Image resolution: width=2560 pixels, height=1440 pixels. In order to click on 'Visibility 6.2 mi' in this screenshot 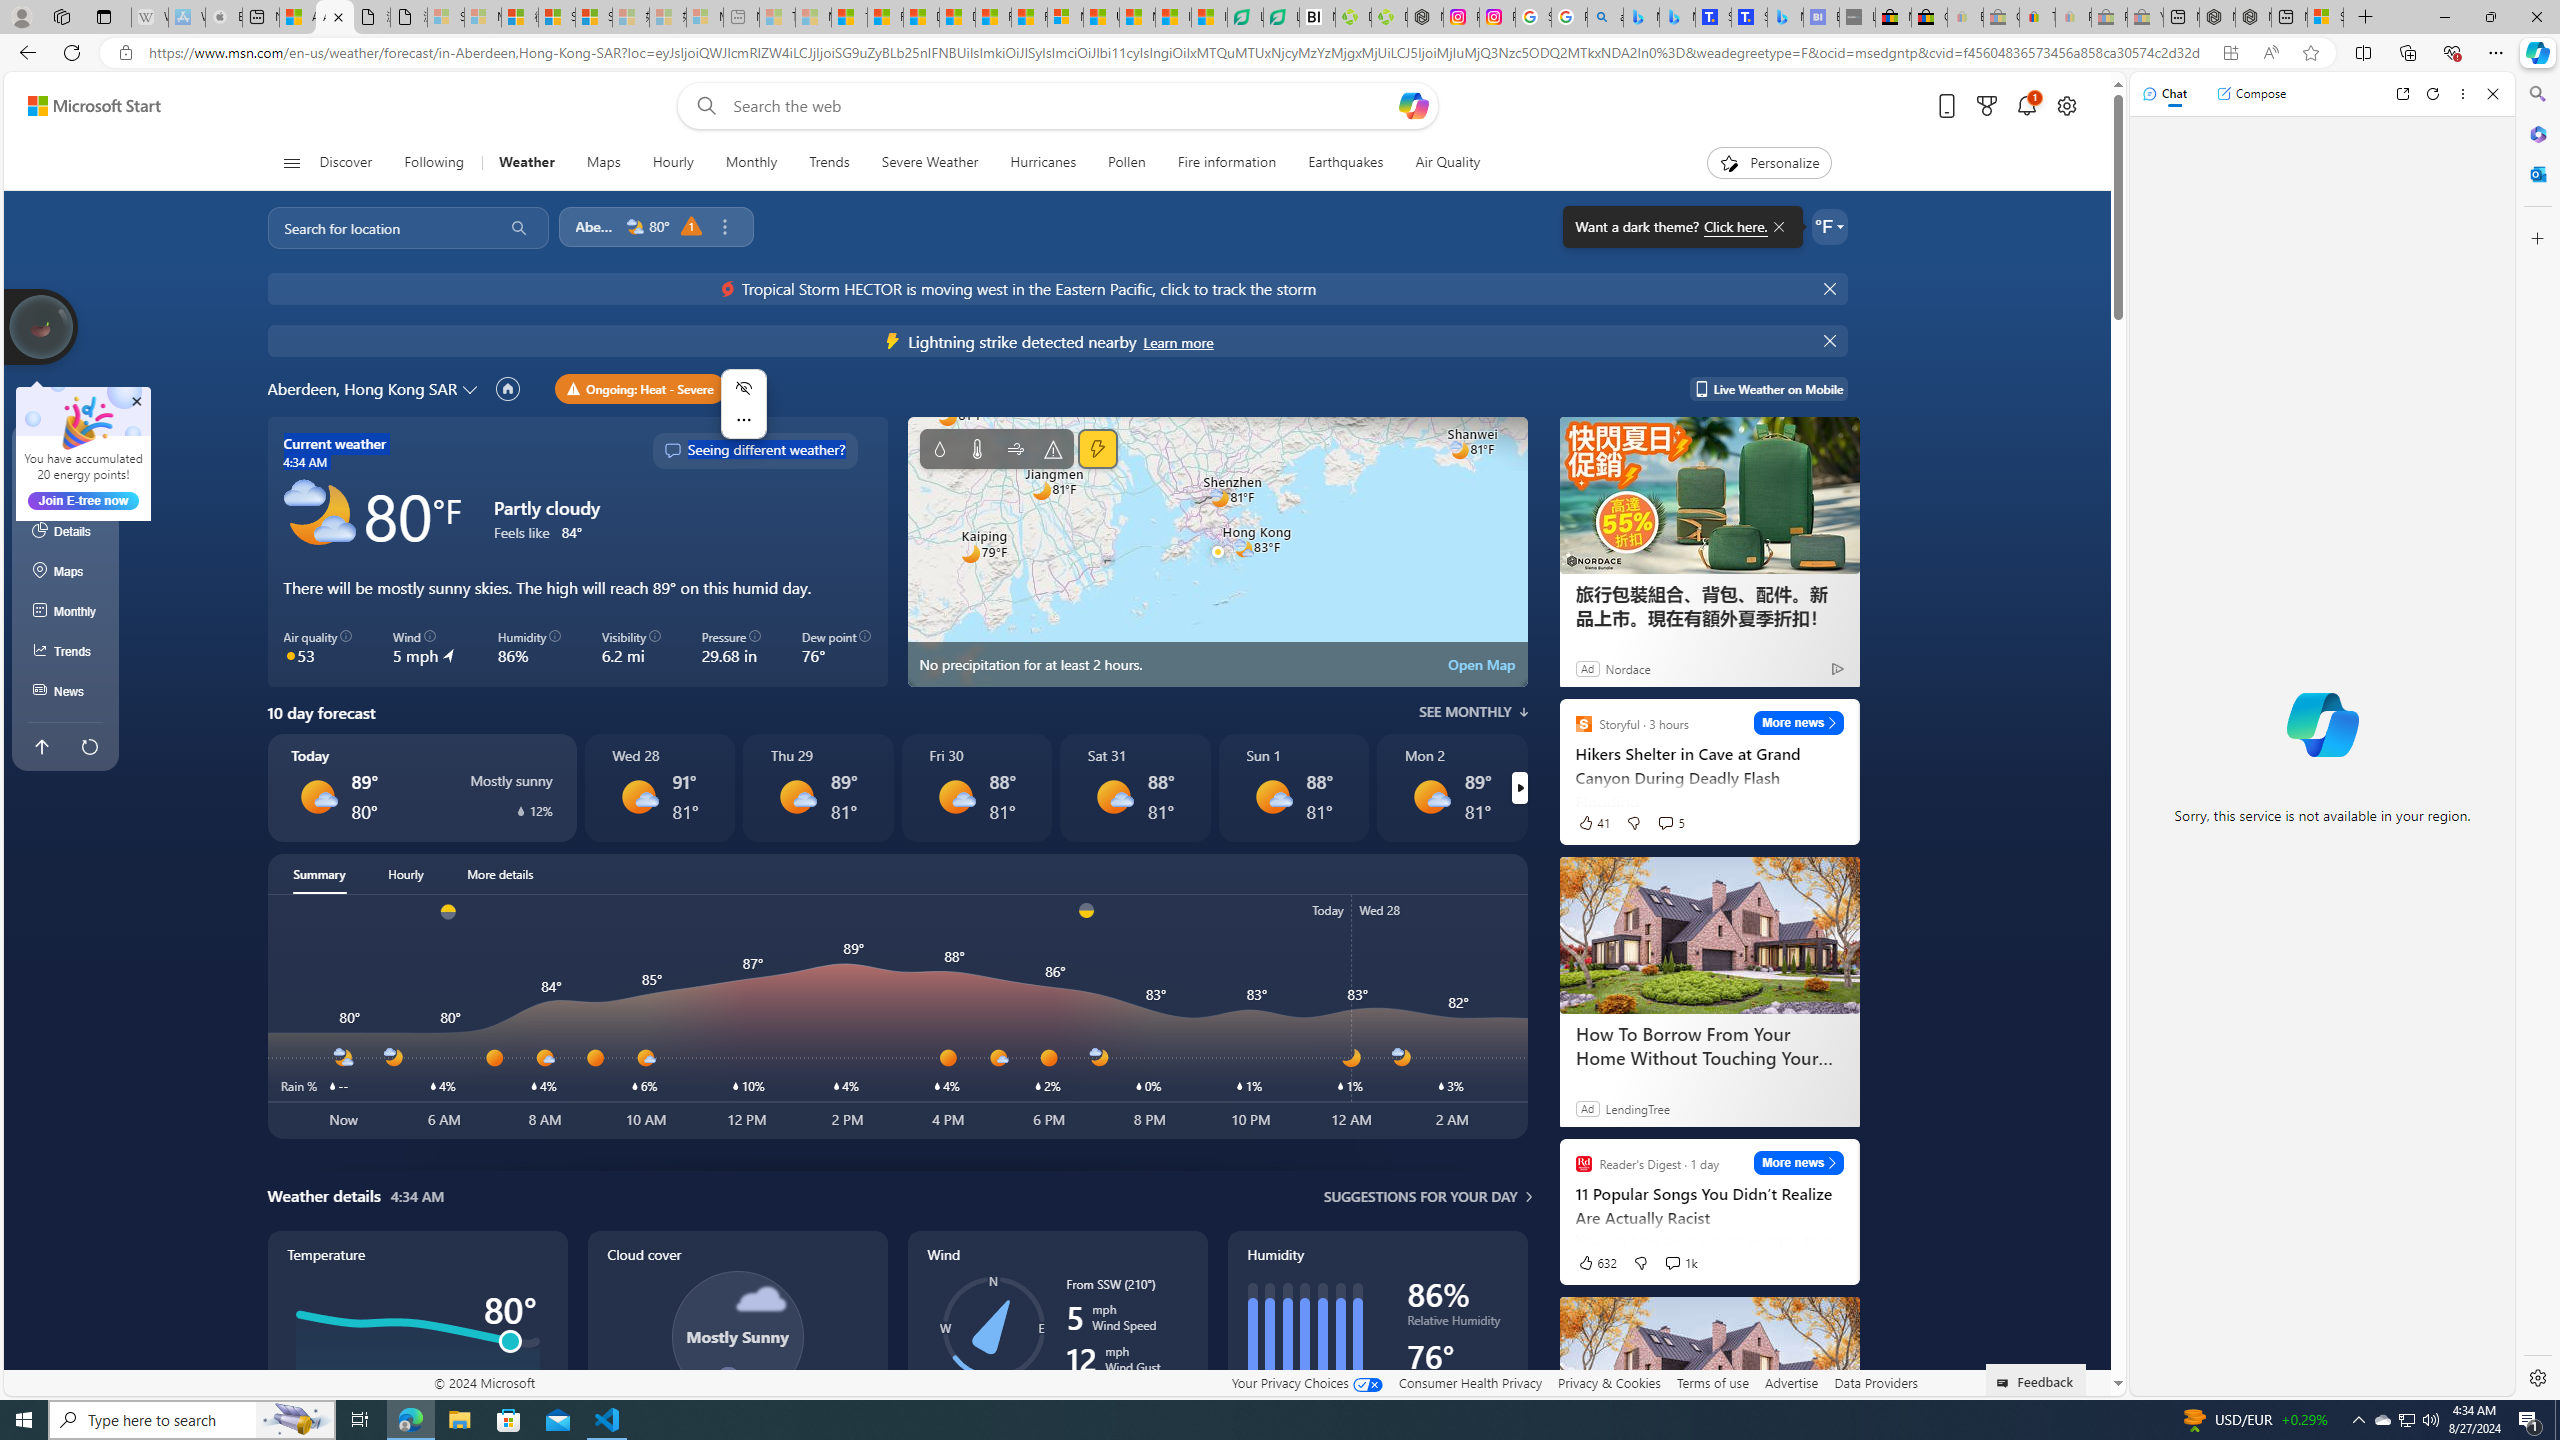, I will do `click(631, 647)`.